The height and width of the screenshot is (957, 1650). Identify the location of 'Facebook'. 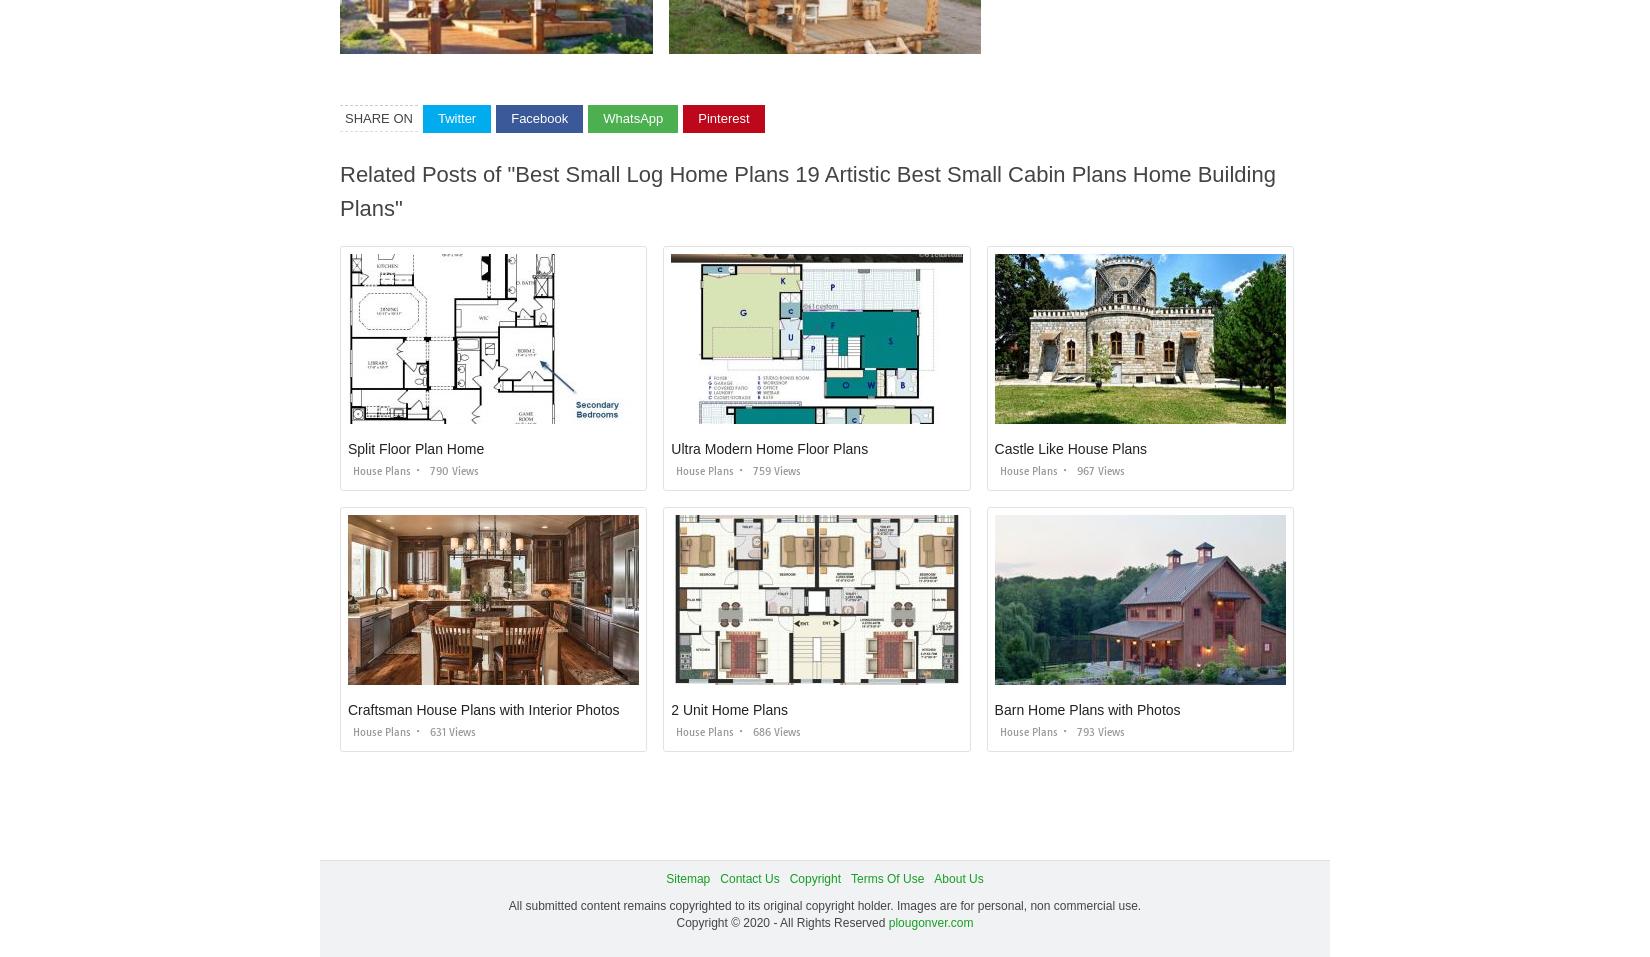
(538, 117).